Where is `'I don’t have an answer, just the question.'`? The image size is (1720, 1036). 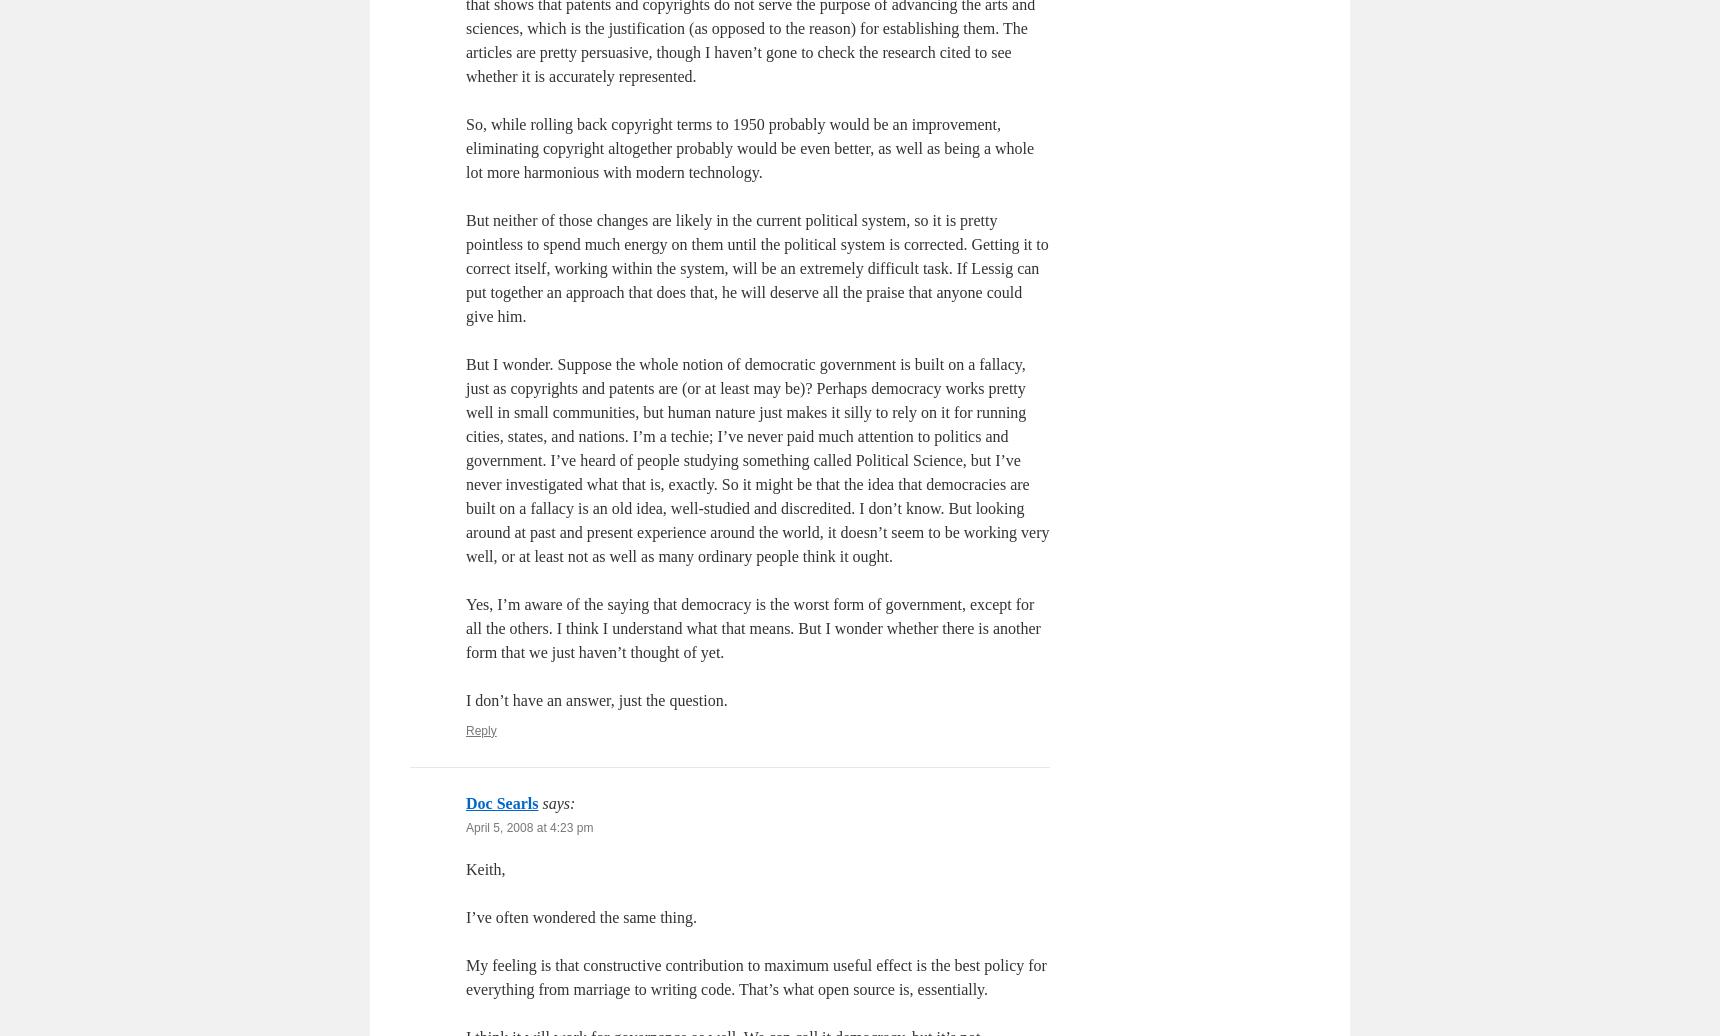
'I don’t have an answer, just the question.' is located at coordinates (464, 699).